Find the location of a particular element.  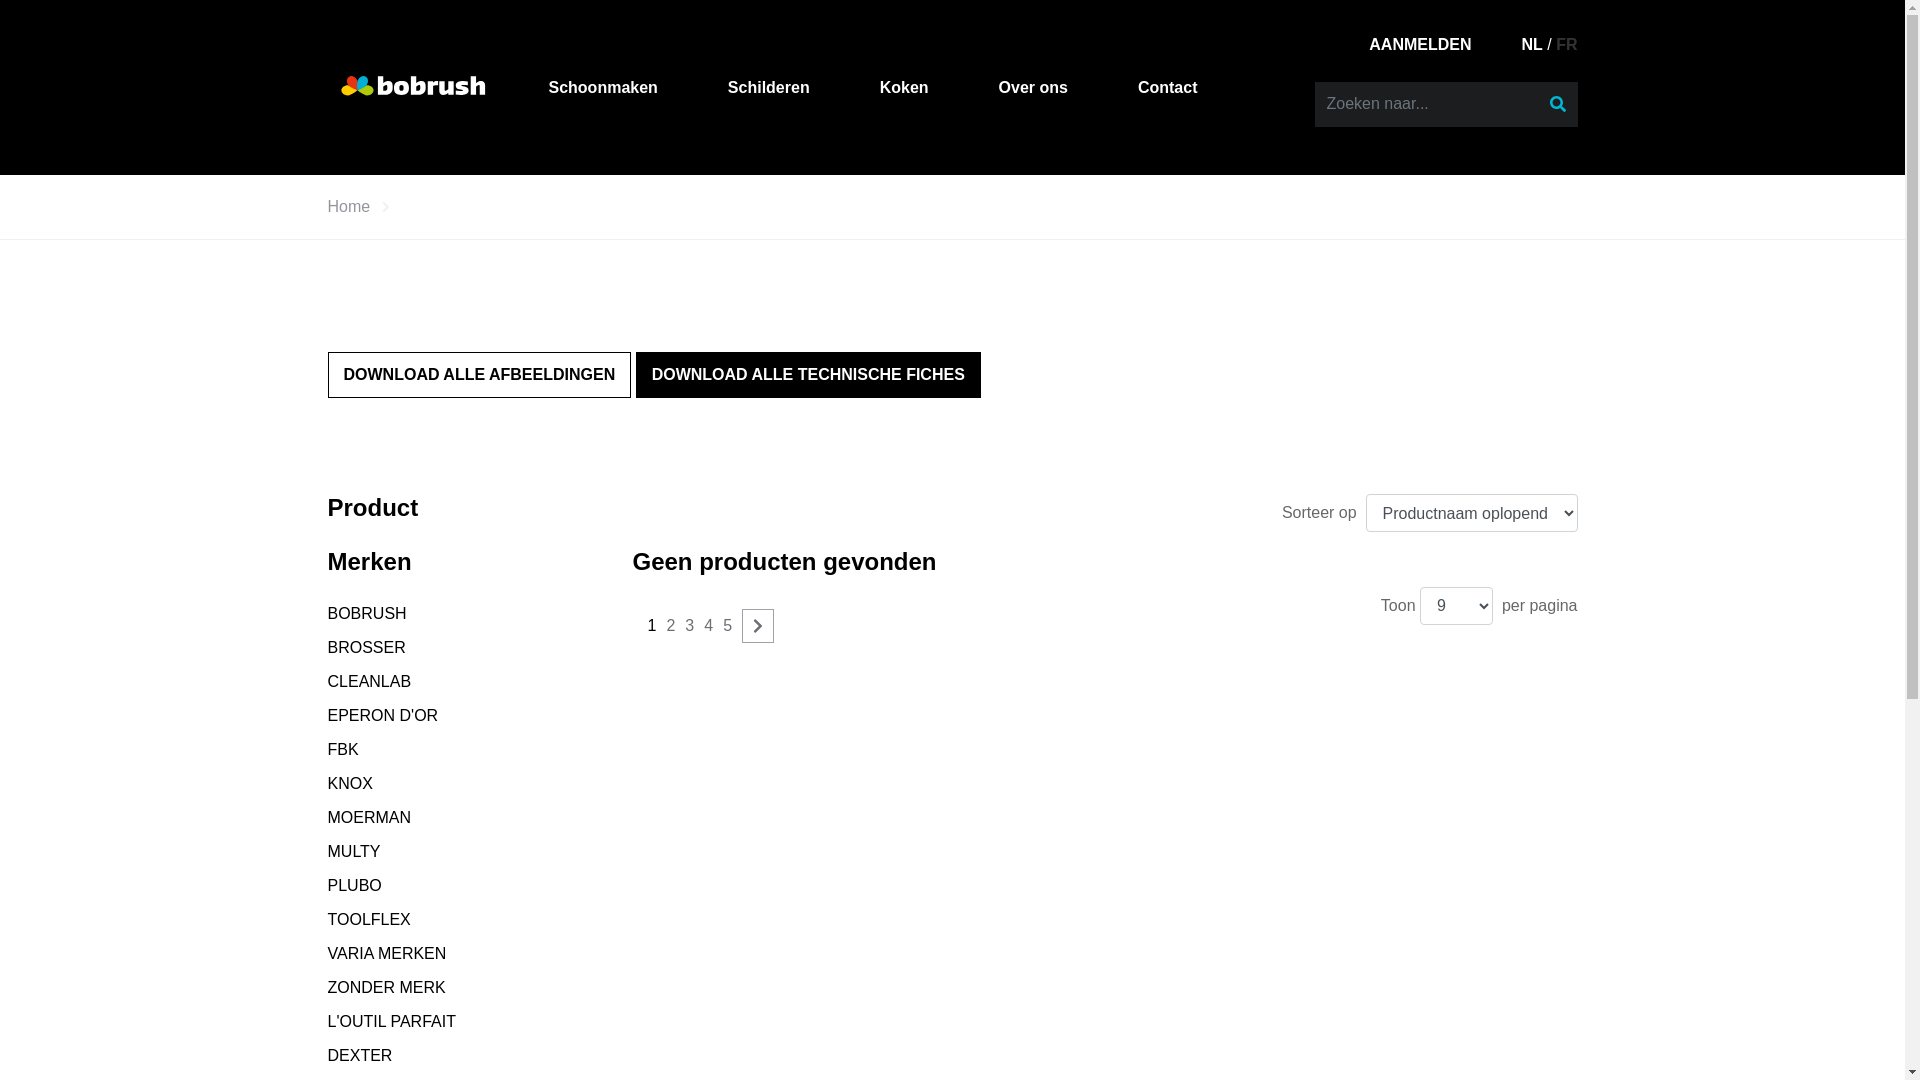

'5' is located at coordinates (726, 624).